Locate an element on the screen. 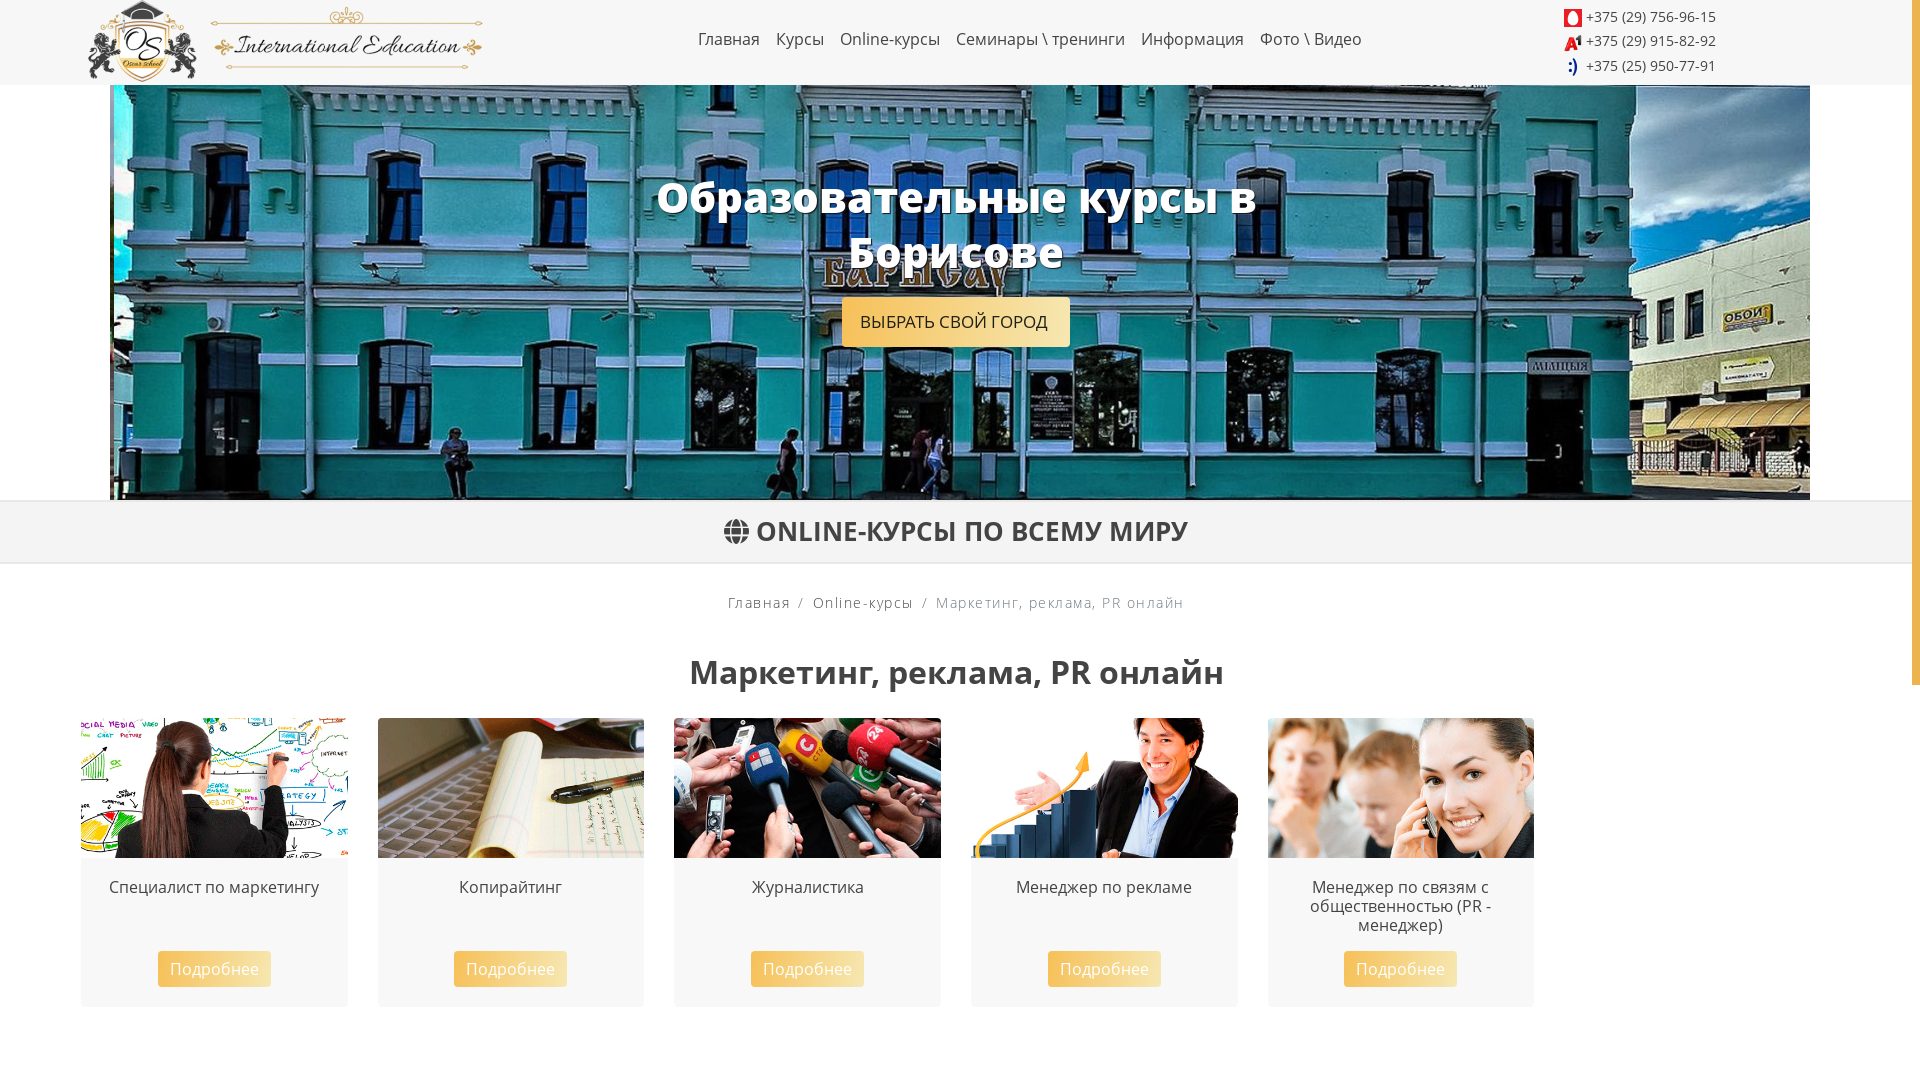 This screenshot has height=1080, width=1920. '+375 (25) 950-77-91' is located at coordinates (1651, 64).